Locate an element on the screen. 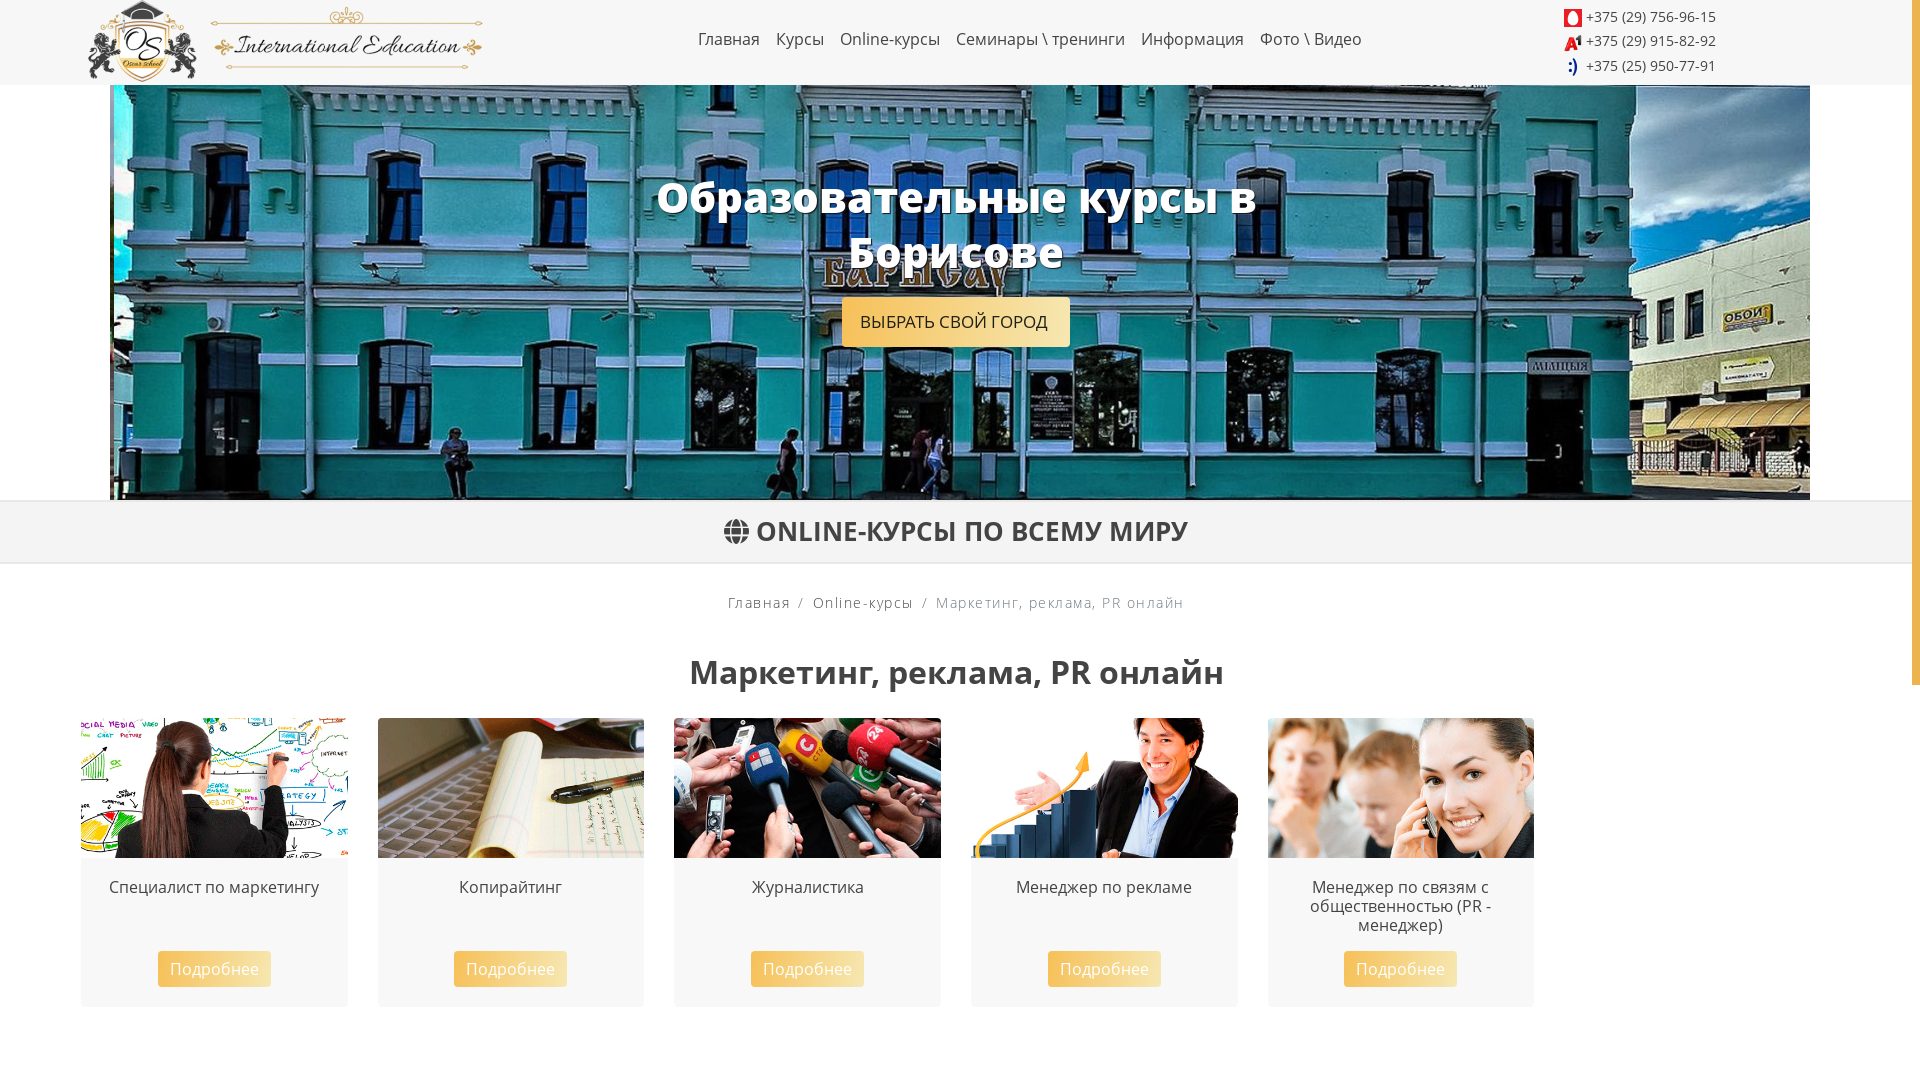 This screenshot has height=1080, width=1920. '+375 (25) 950-77-91' is located at coordinates (1651, 64).